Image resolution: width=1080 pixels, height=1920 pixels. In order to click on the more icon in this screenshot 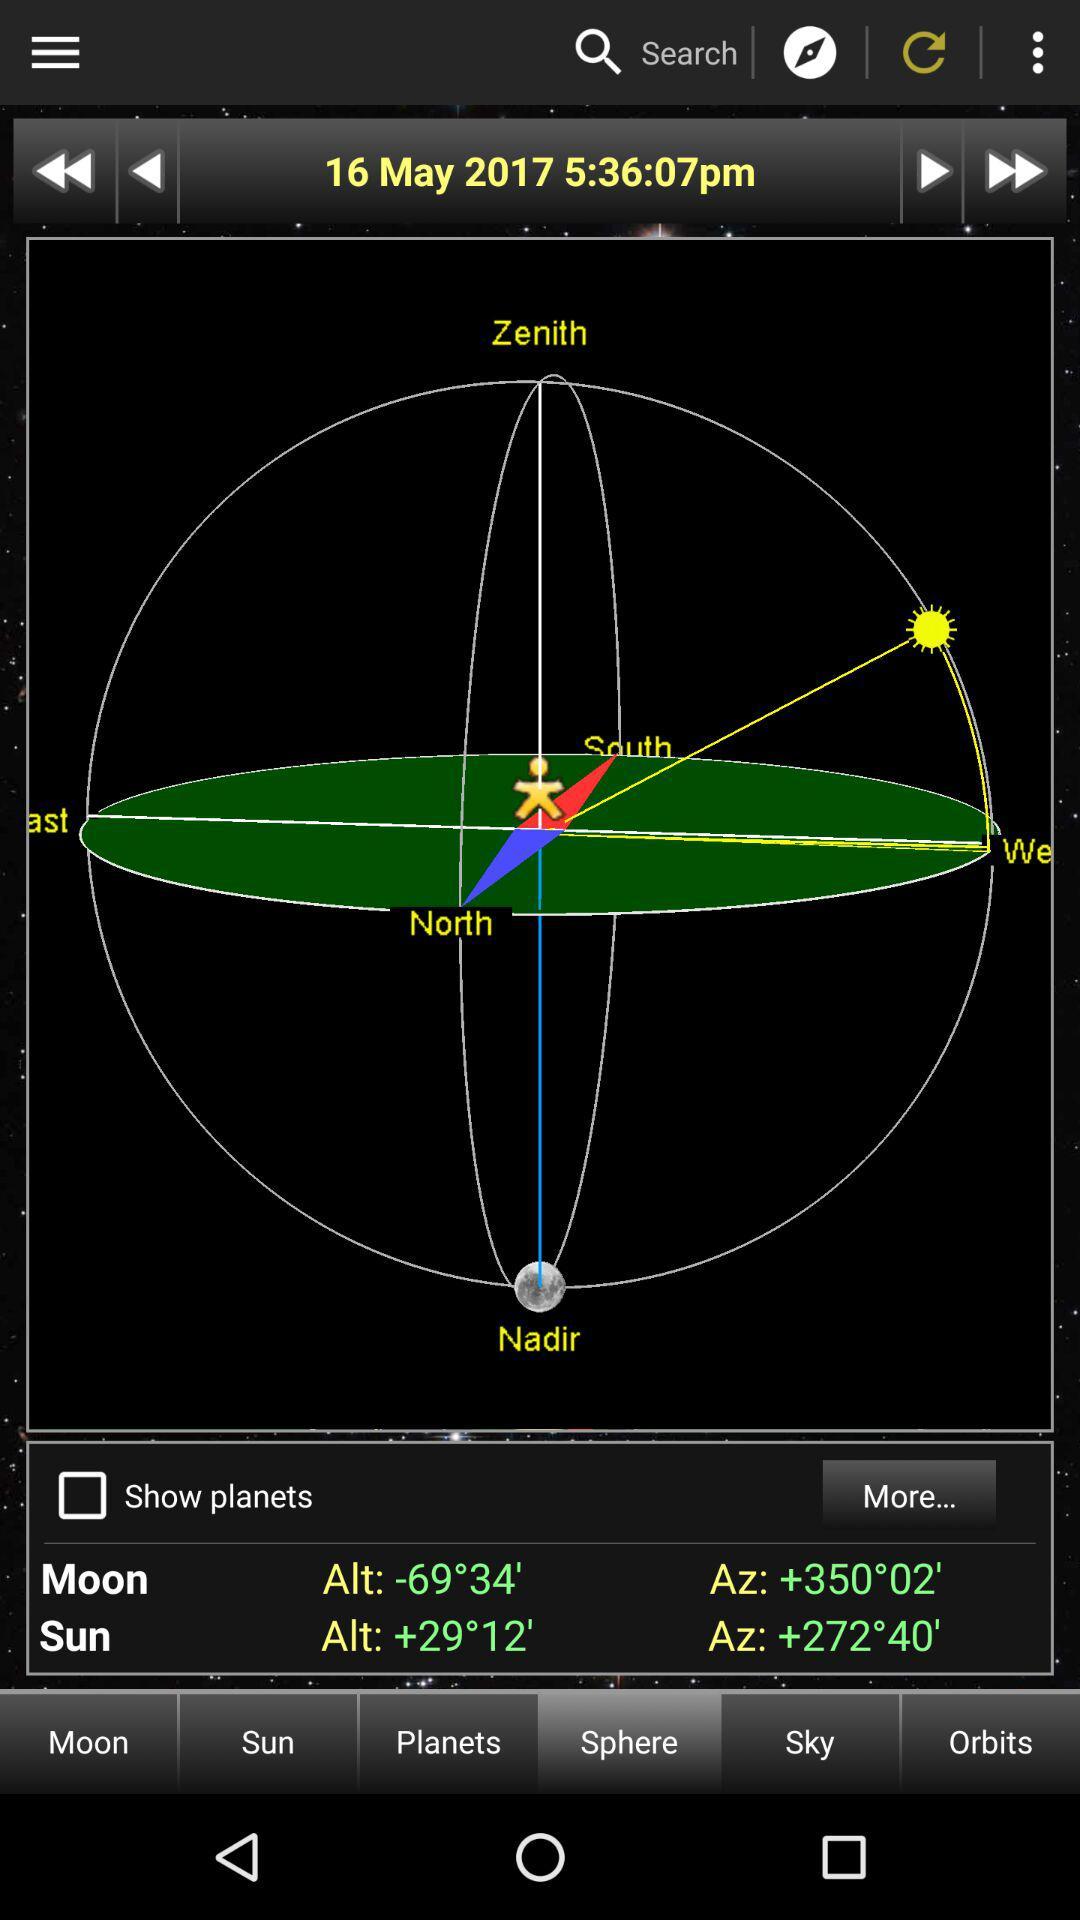, I will do `click(1036, 52)`.